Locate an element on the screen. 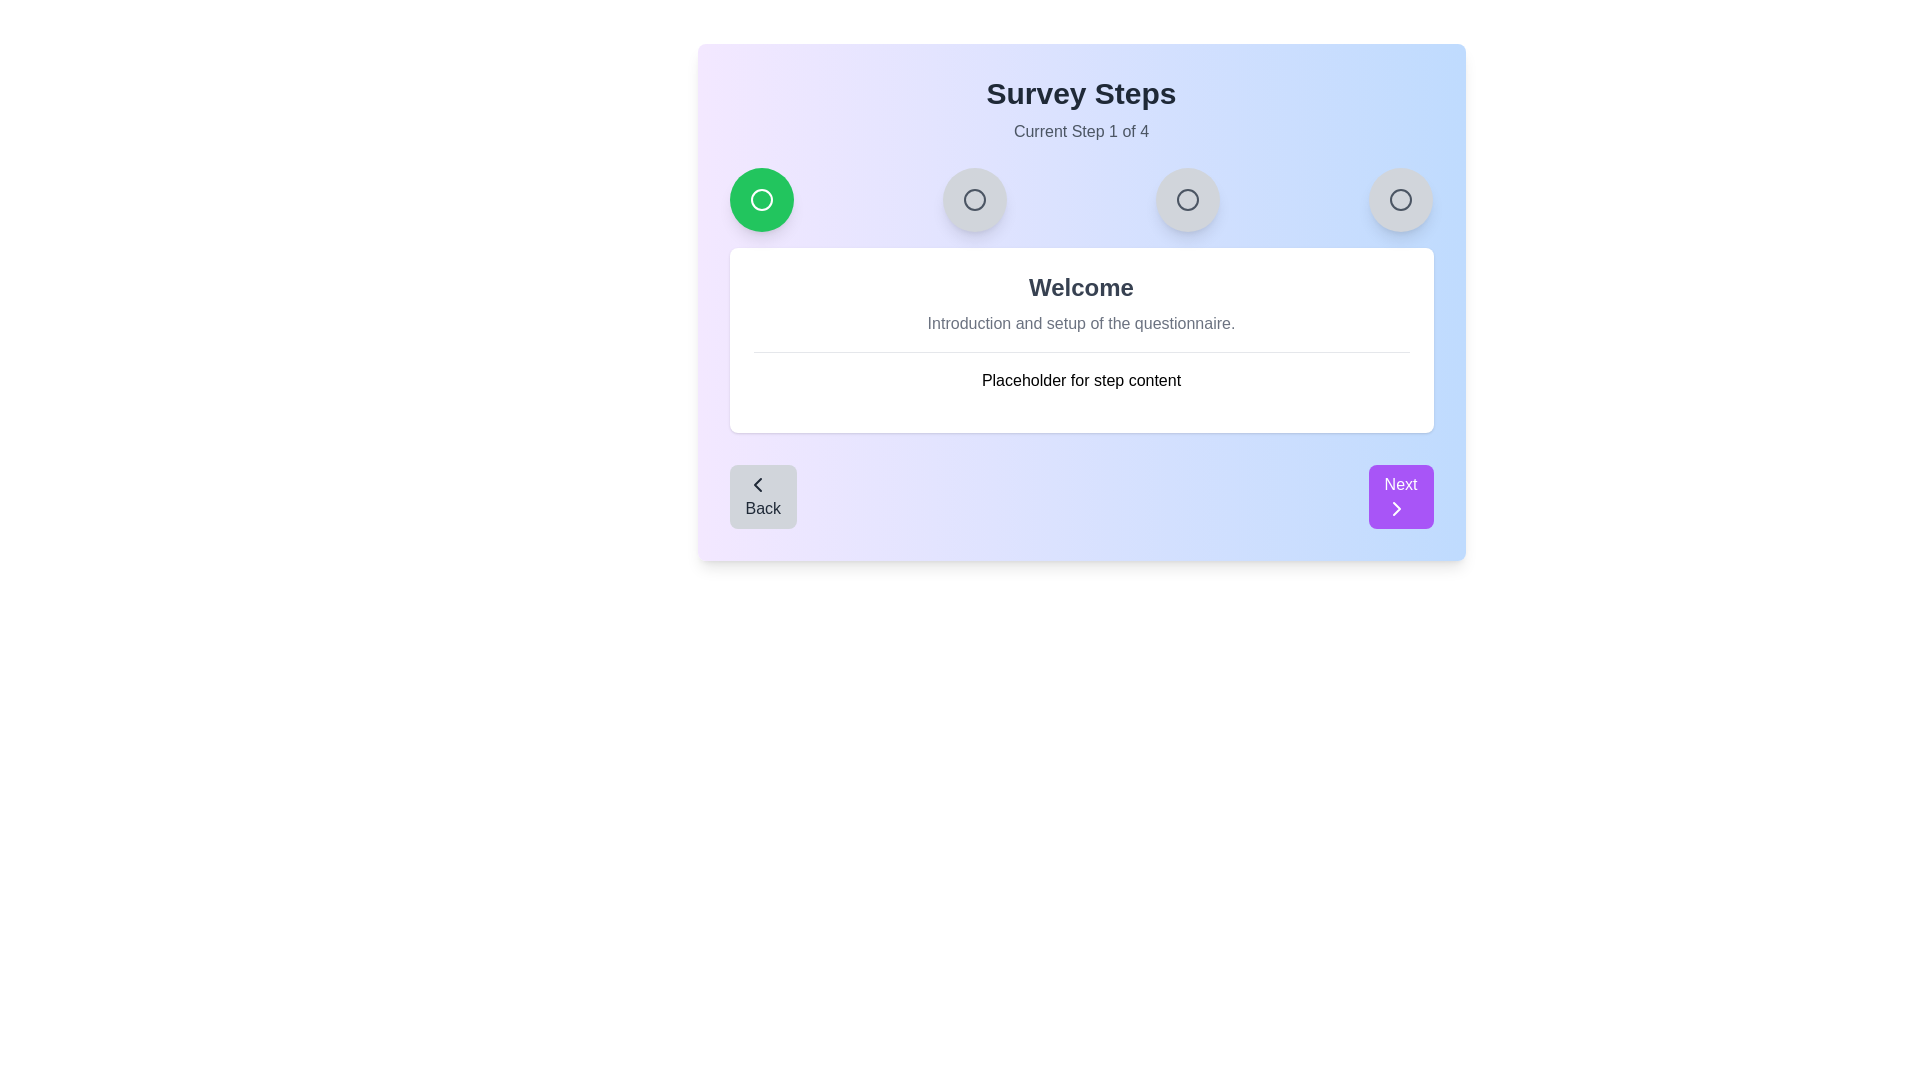 This screenshot has width=1920, height=1080. the second circular step indicator button with a gray background and a dark-bordered circle at its center is located at coordinates (974, 200).